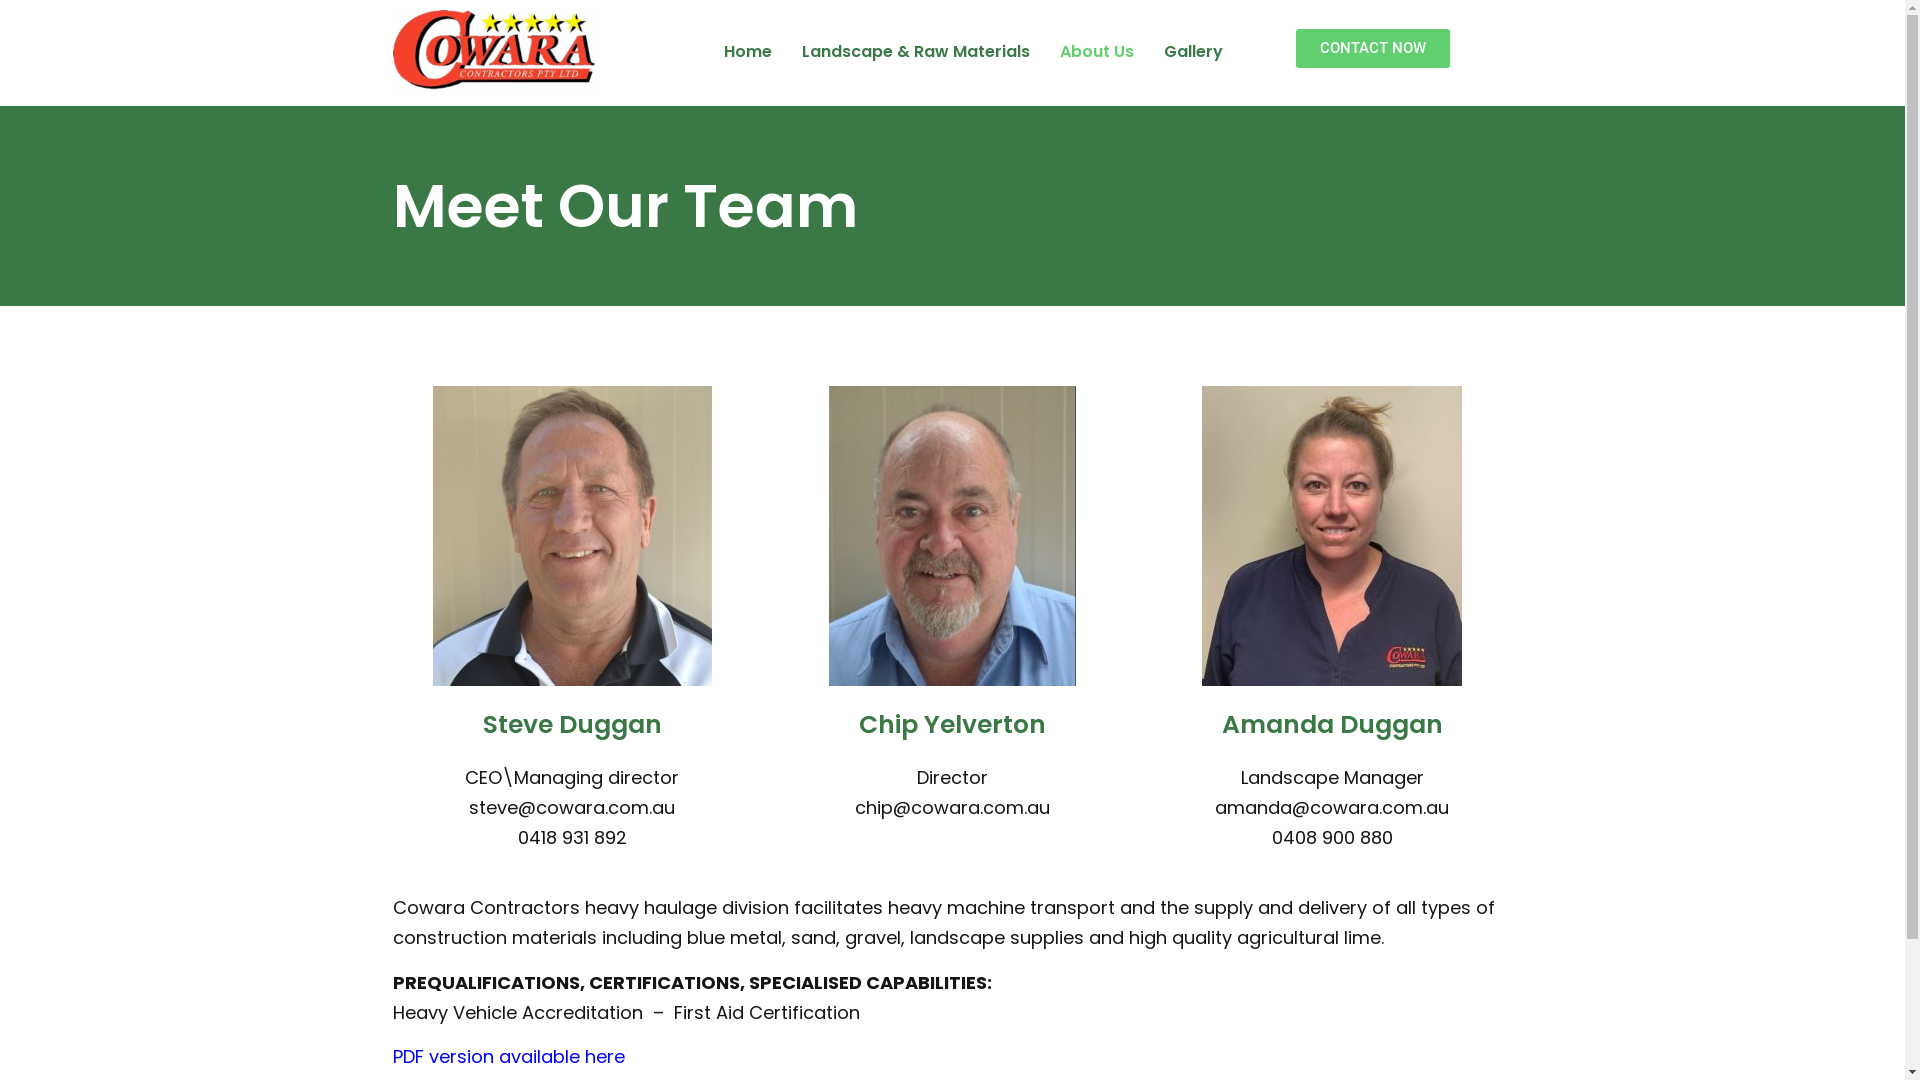 The width and height of the screenshot is (1920, 1080). What do you see at coordinates (747, 50) in the screenshot?
I see `'Home'` at bounding box center [747, 50].